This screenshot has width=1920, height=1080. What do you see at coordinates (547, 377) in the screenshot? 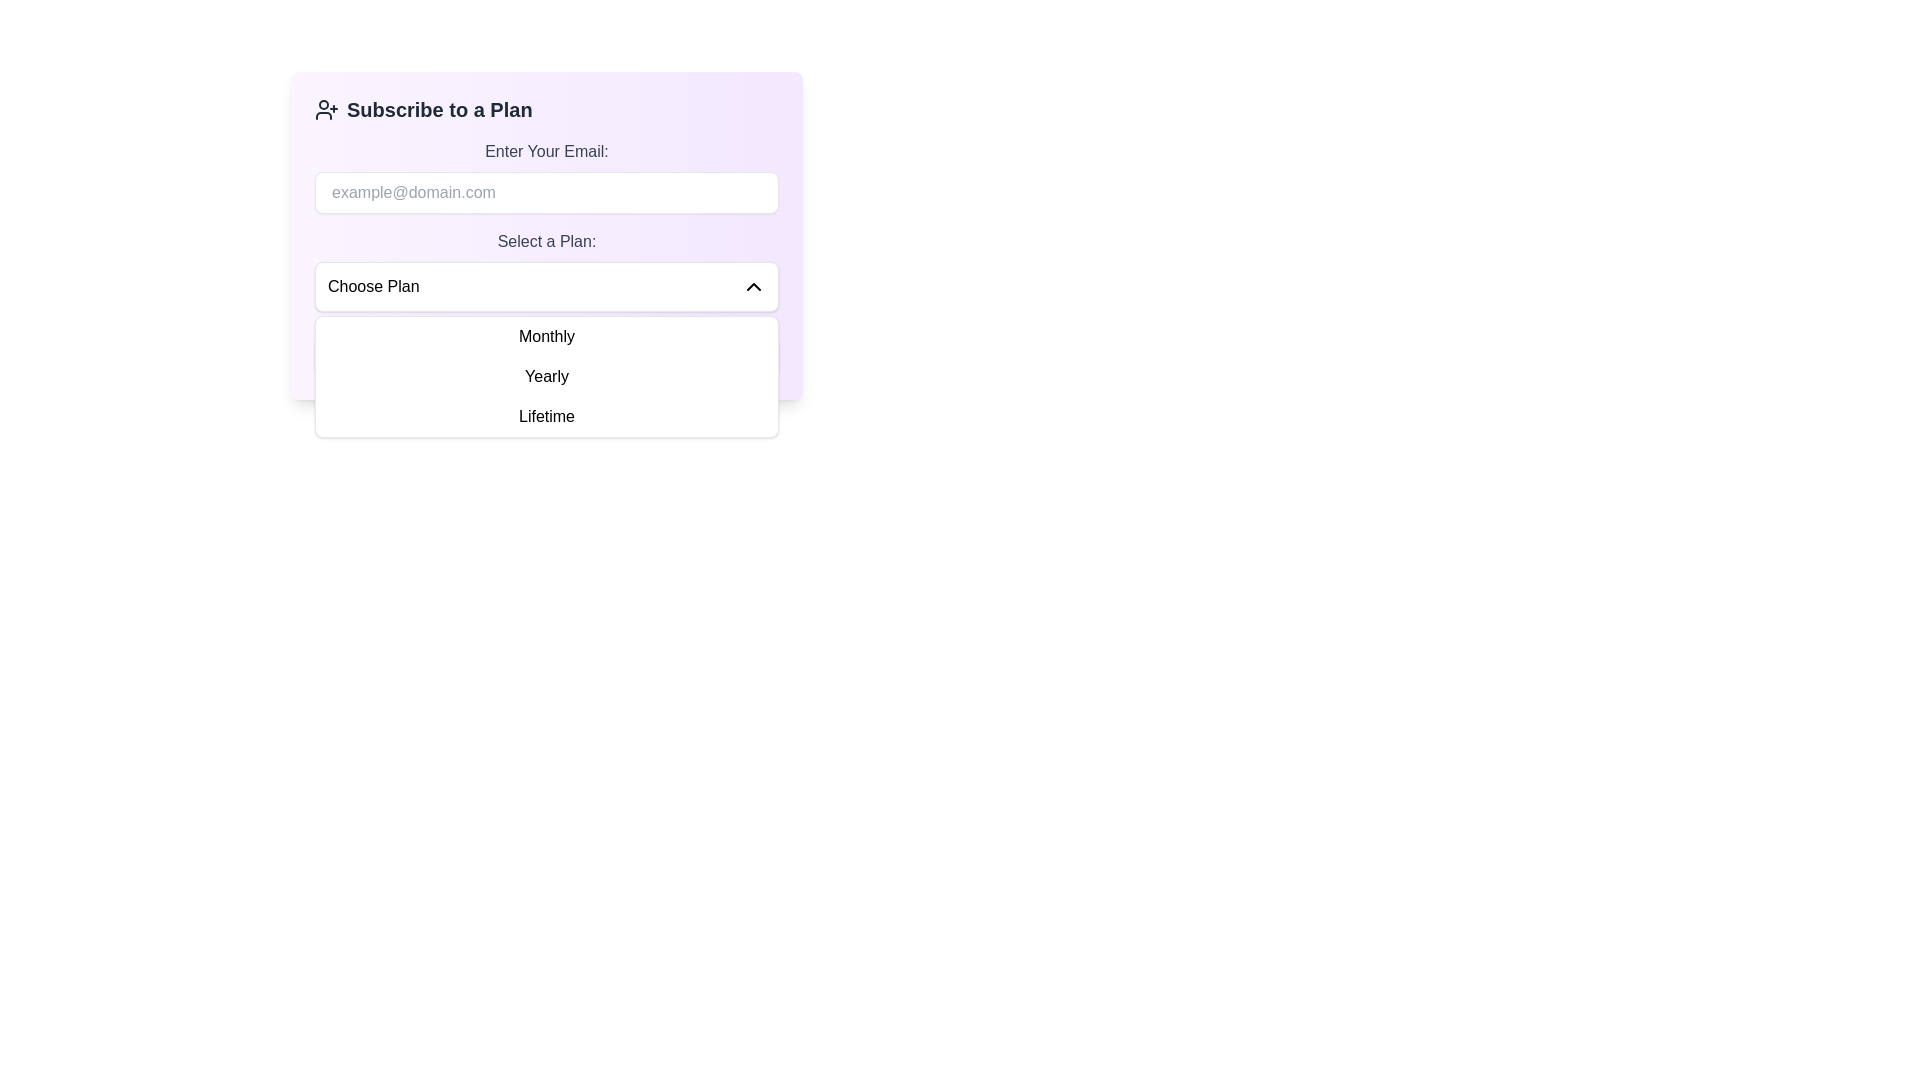
I see `the dropdown menu for selecting subscription plans located below the 'Choose Plan' button` at bounding box center [547, 377].